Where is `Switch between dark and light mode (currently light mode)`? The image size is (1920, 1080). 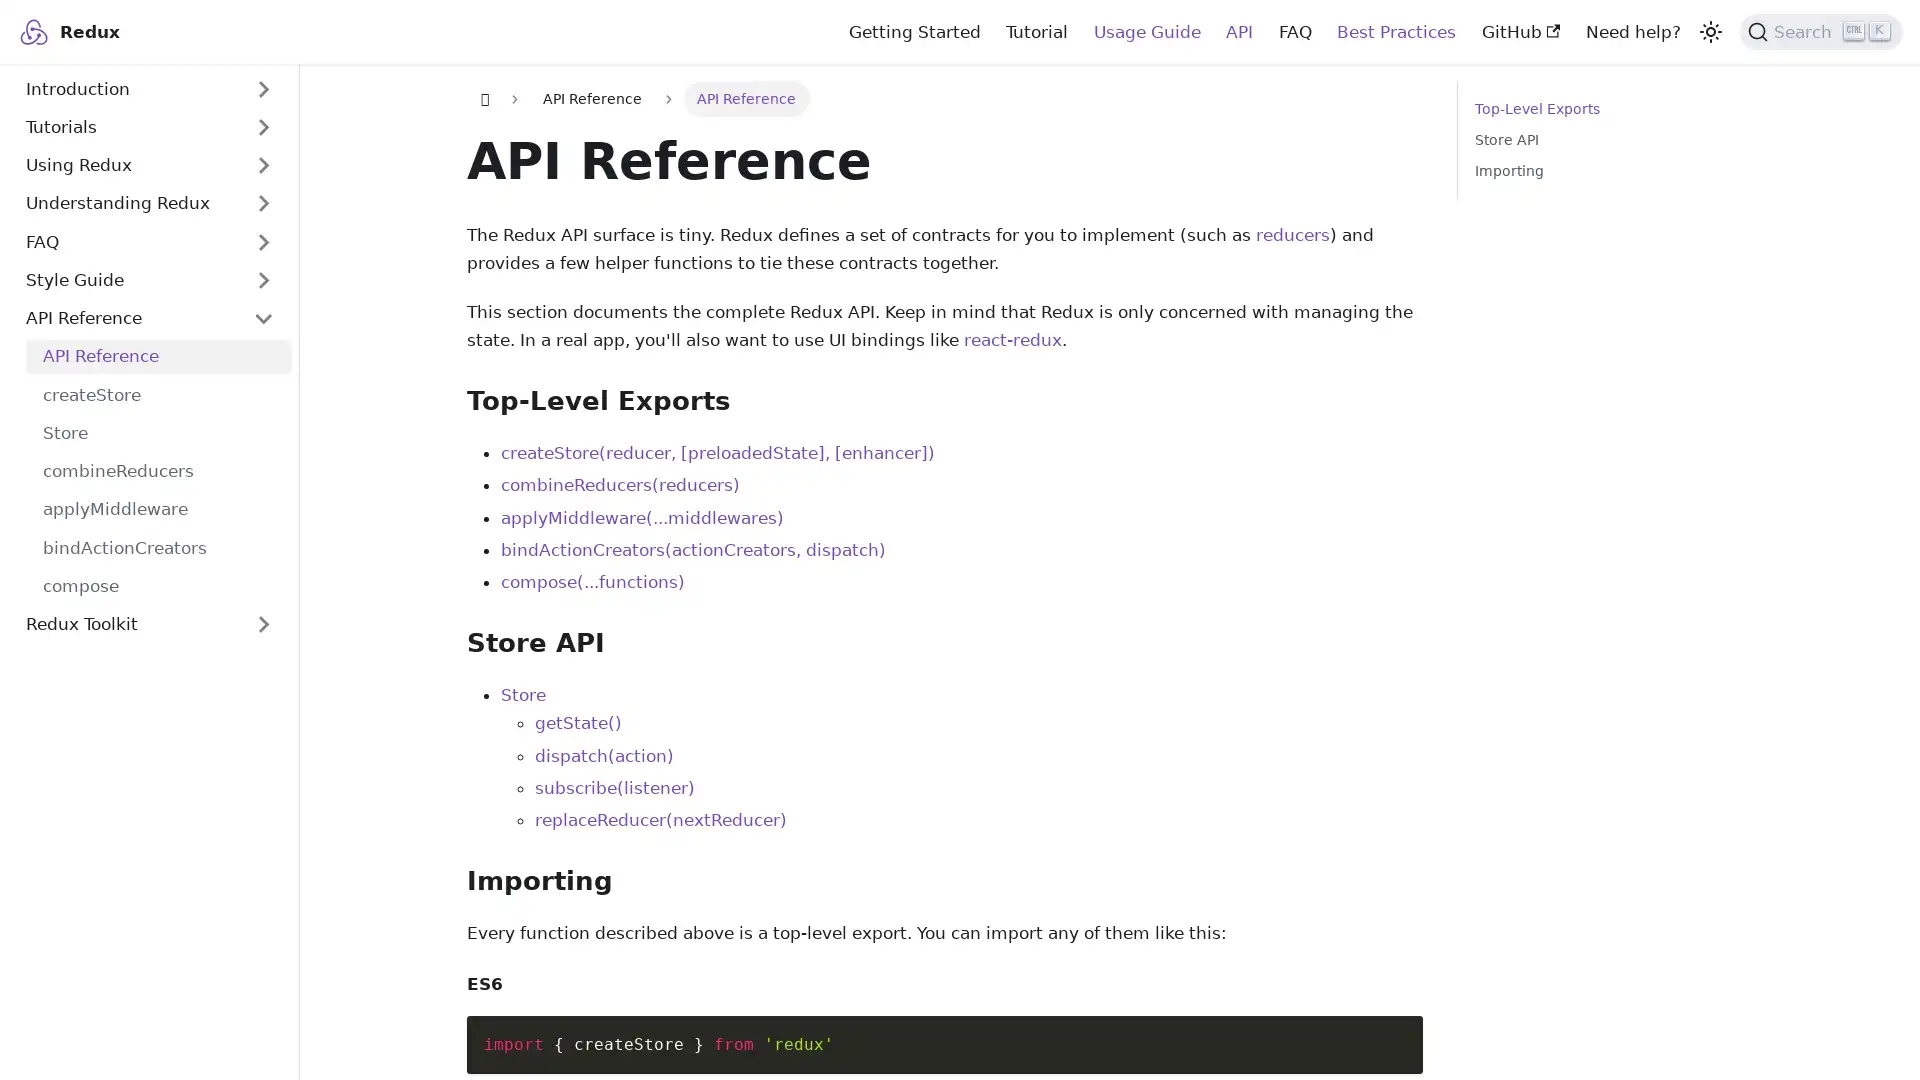
Switch between dark and light mode (currently light mode) is located at coordinates (1708, 30).